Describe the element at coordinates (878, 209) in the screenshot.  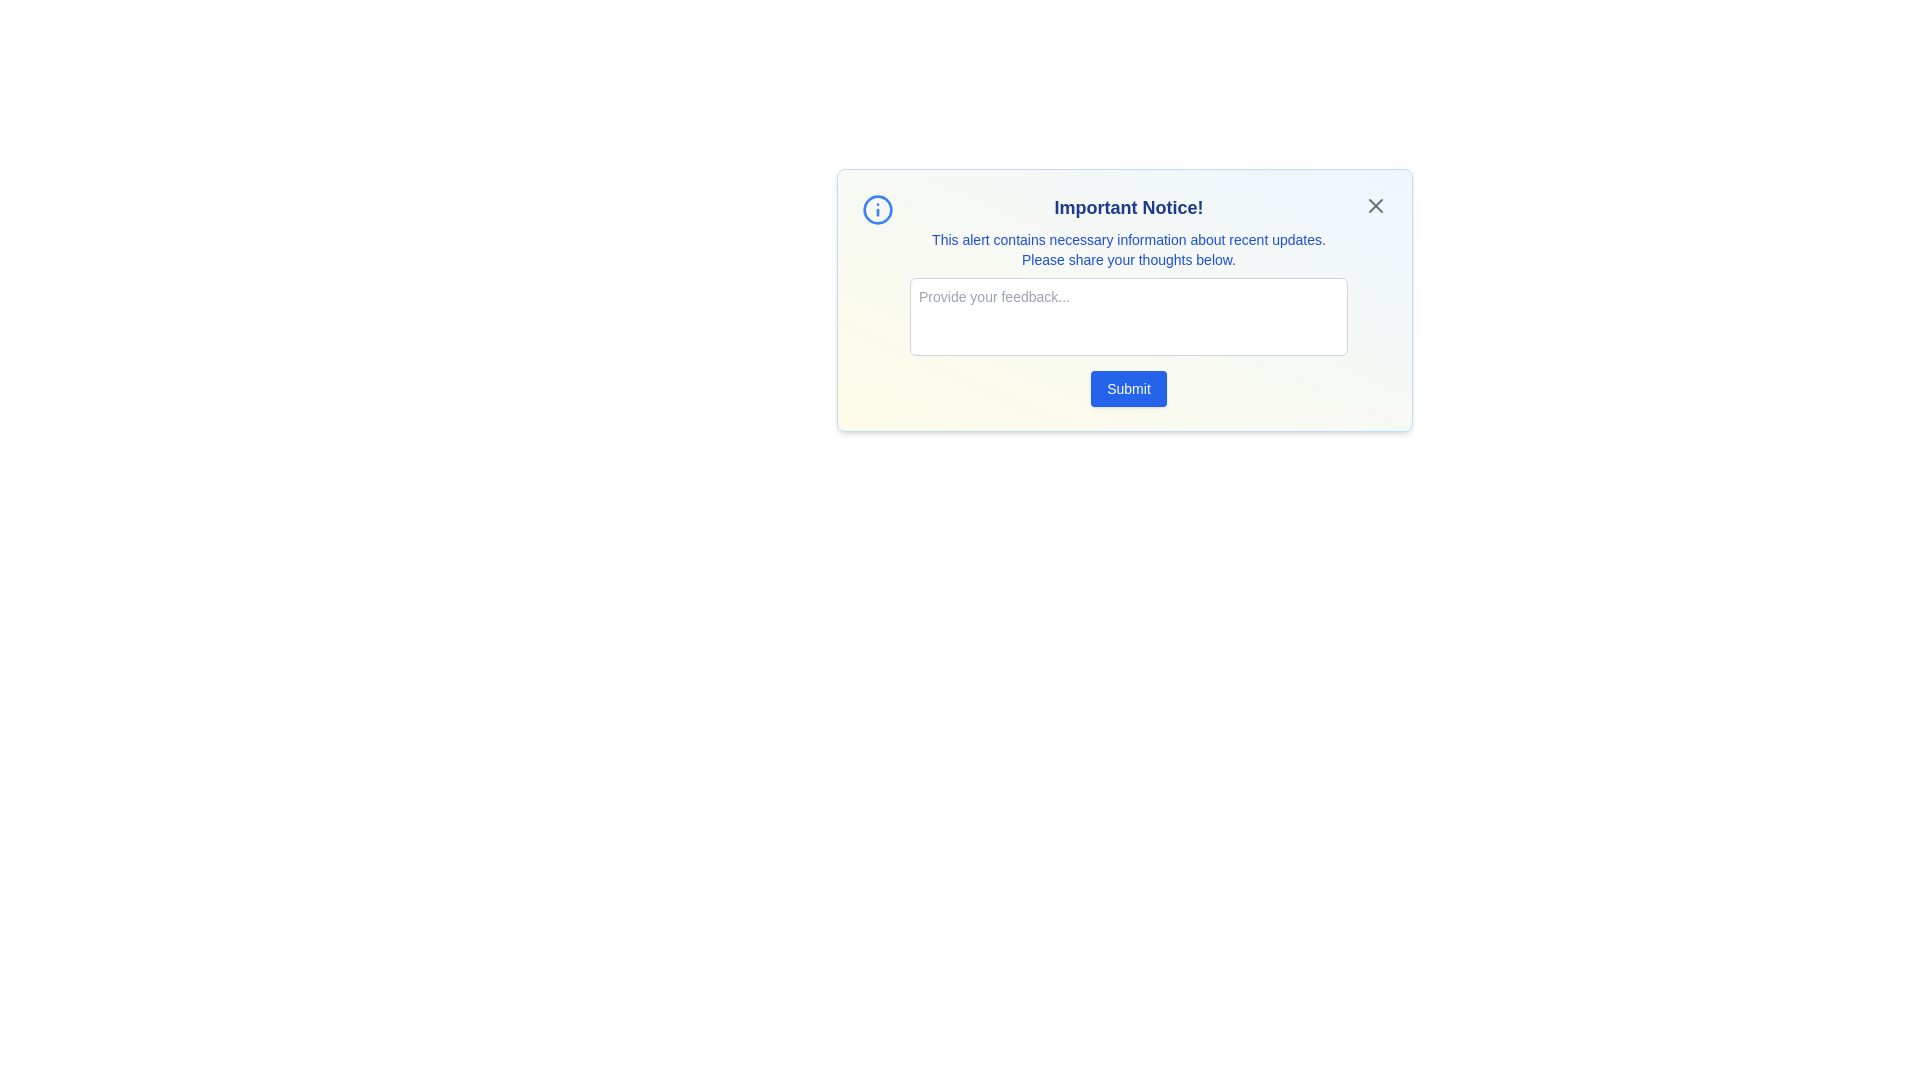
I see `the Information Icon located at the top-left corner of the notice box, next to the 'Important Notice!' text` at that location.